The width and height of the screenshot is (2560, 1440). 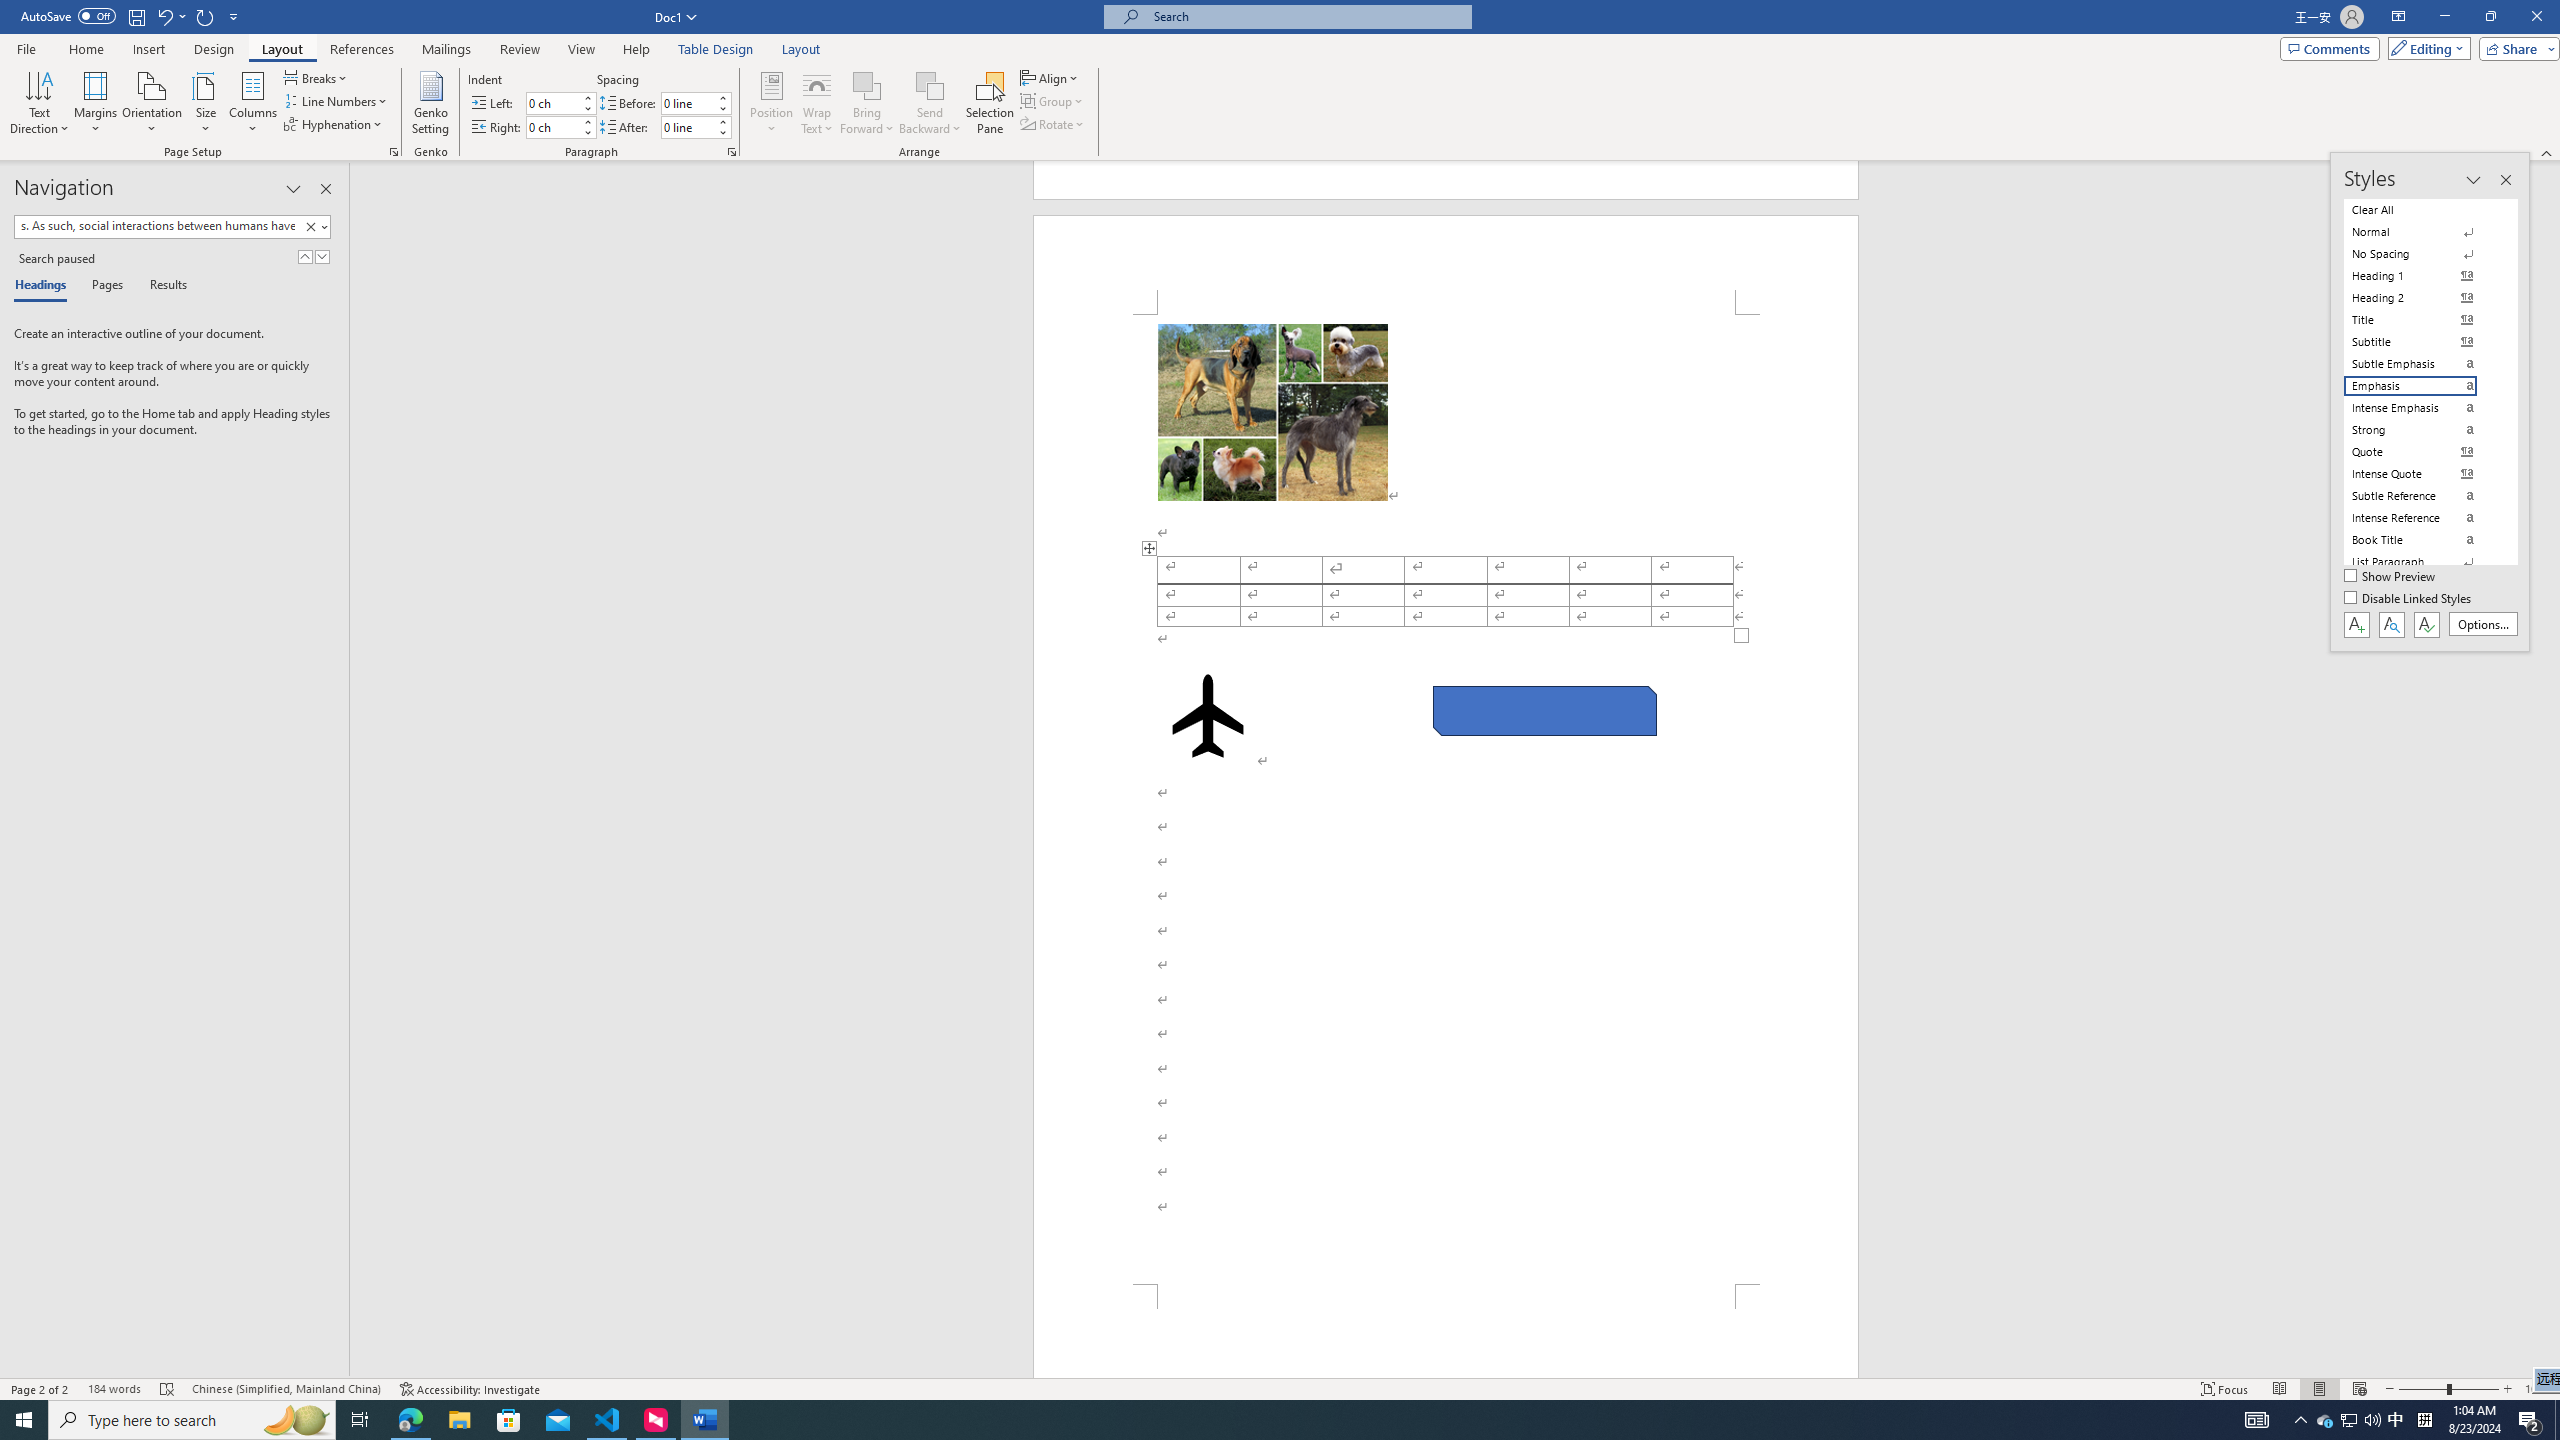 What do you see at coordinates (1446, 798) in the screenshot?
I see `'Page 2 content'` at bounding box center [1446, 798].